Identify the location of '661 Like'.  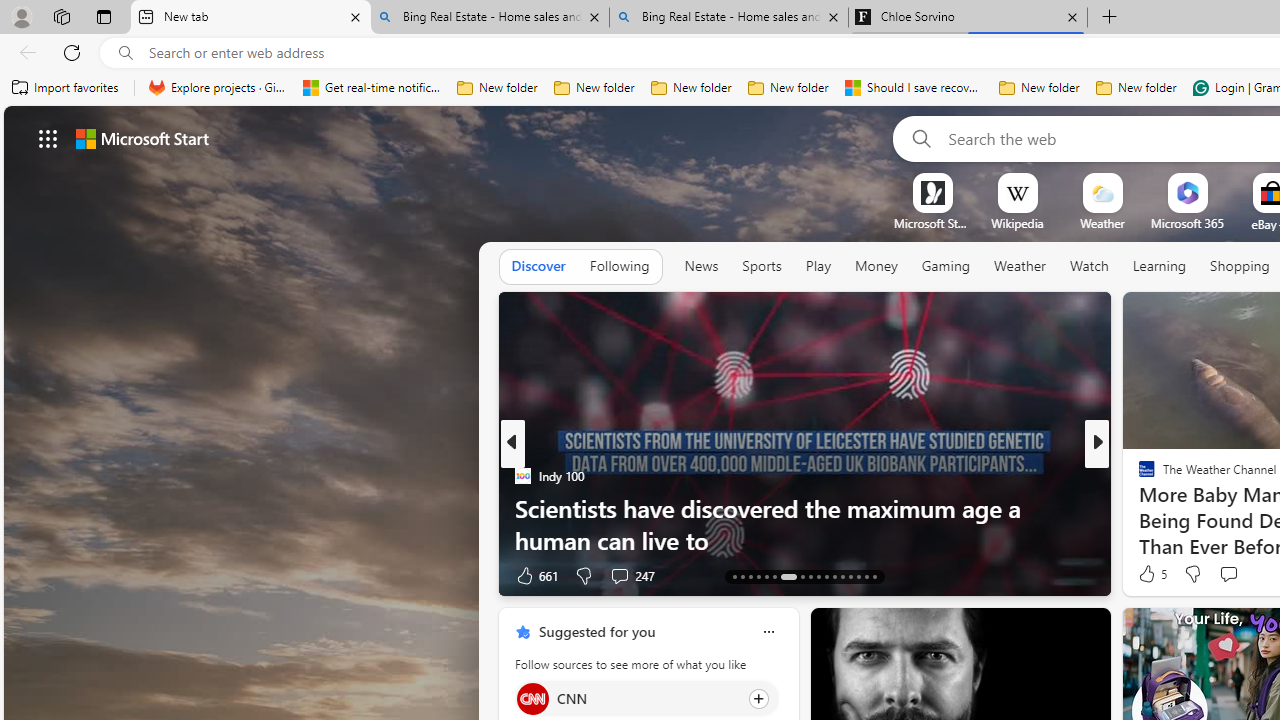
(535, 575).